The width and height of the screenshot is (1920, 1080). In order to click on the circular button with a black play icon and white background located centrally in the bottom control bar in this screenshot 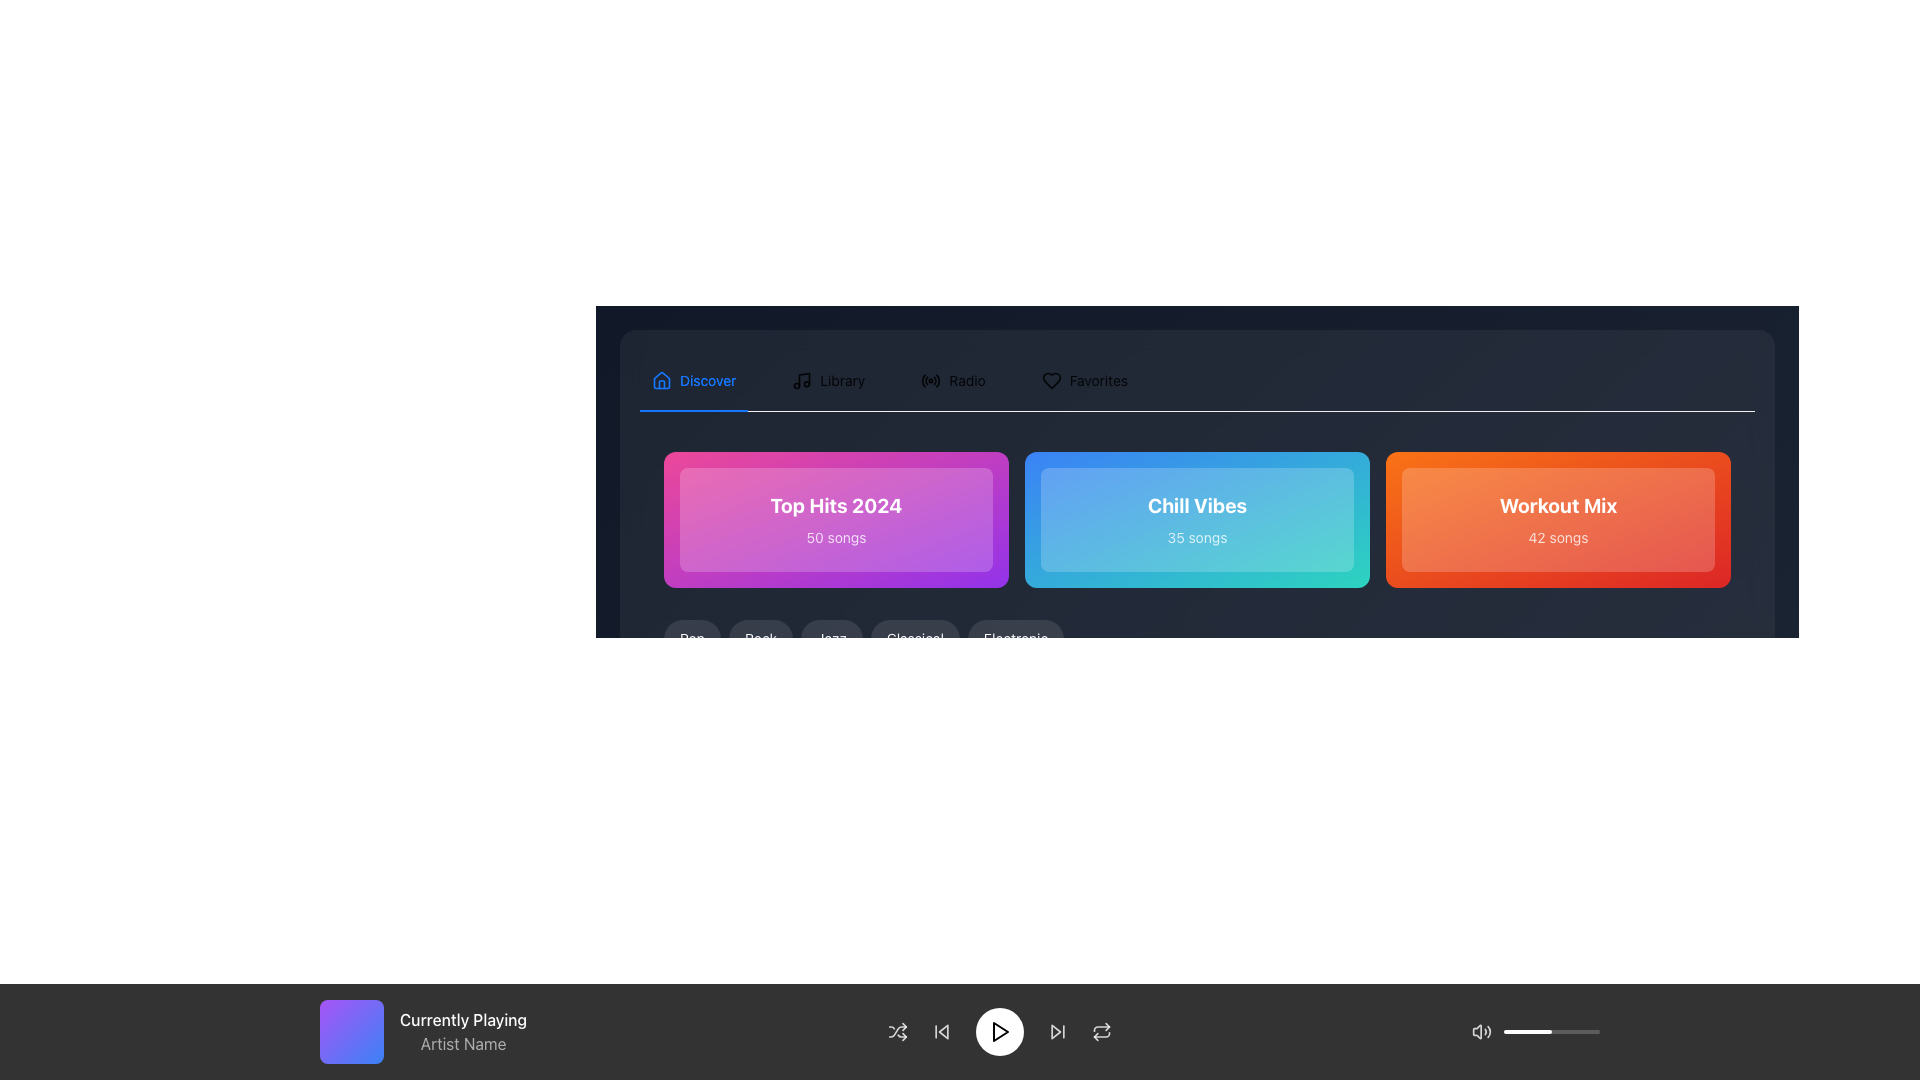, I will do `click(999, 1032)`.